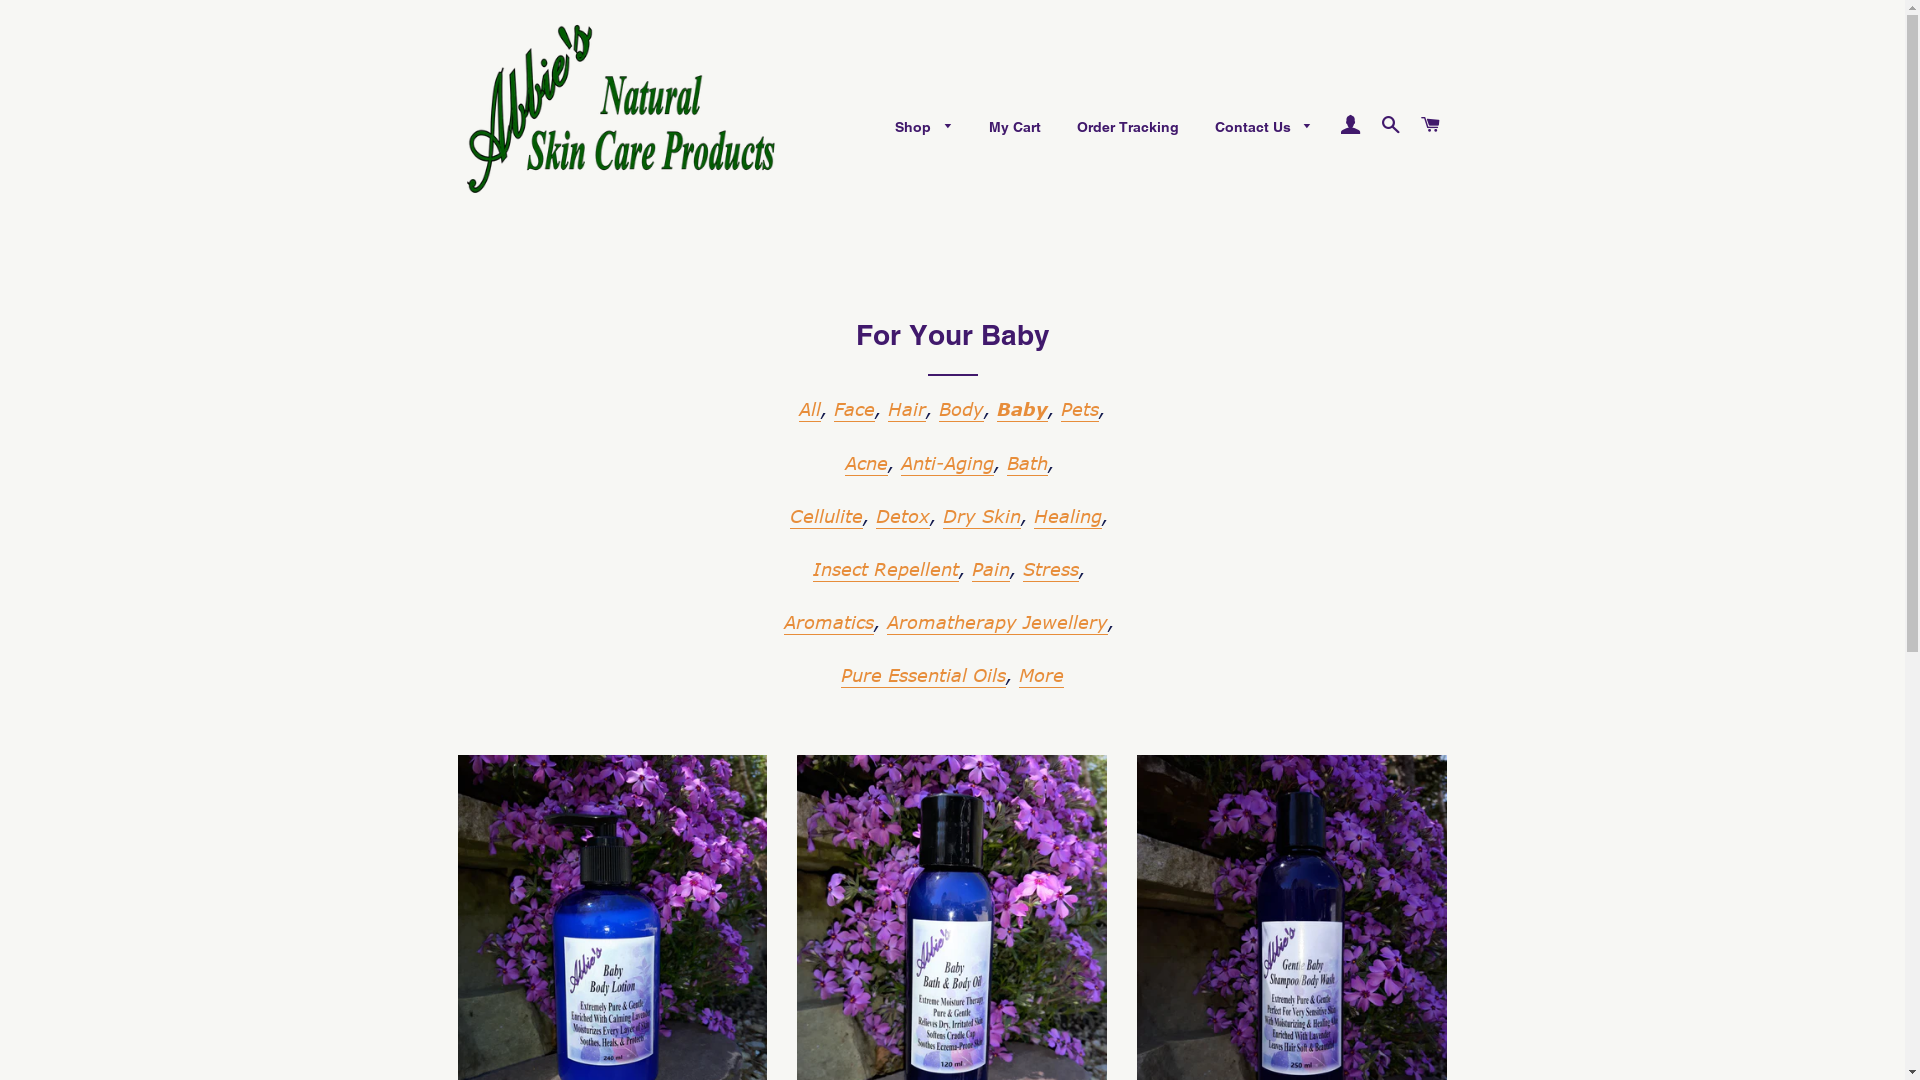 The image size is (1920, 1080). What do you see at coordinates (1014, 127) in the screenshot?
I see `'My Cart'` at bounding box center [1014, 127].